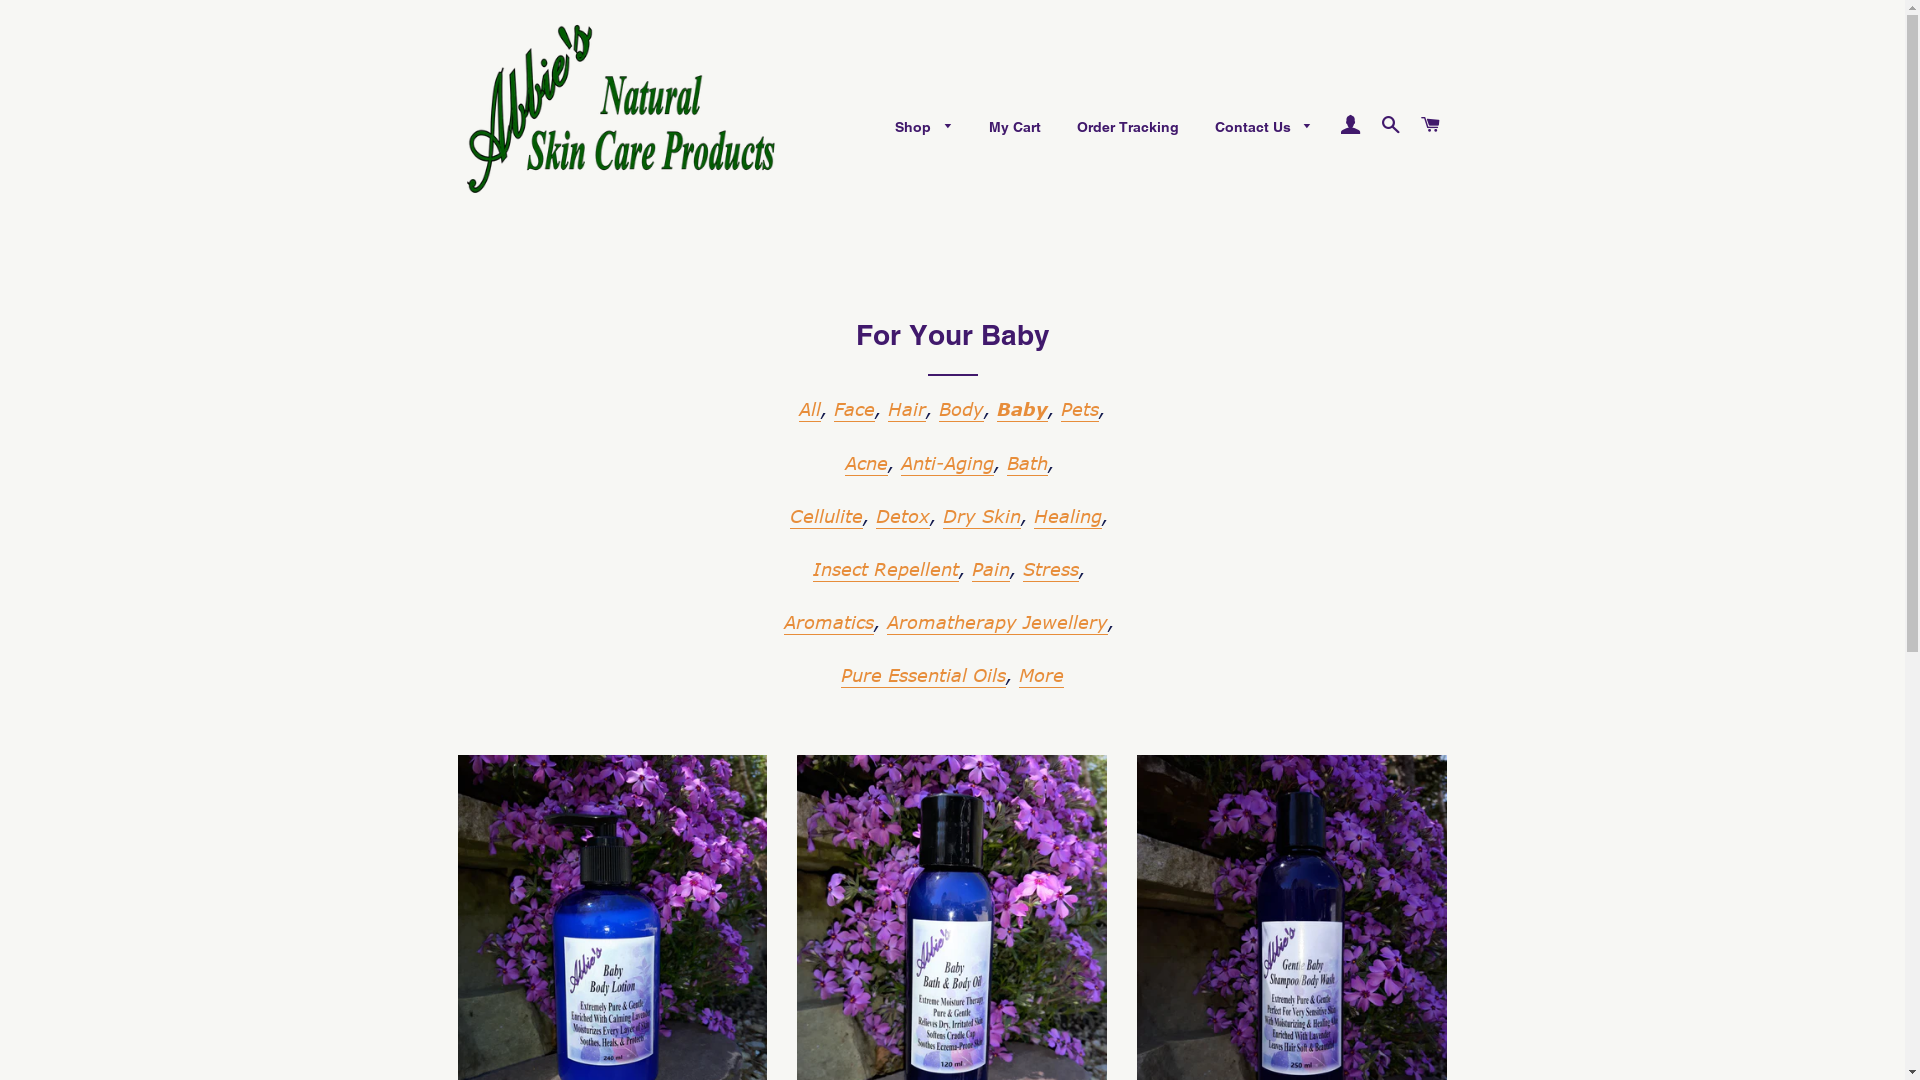 The image size is (1920, 1080). What do you see at coordinates (1014, 127) in the screenshot?
I see `'My Cart'` at bounding box center [1014, 127].